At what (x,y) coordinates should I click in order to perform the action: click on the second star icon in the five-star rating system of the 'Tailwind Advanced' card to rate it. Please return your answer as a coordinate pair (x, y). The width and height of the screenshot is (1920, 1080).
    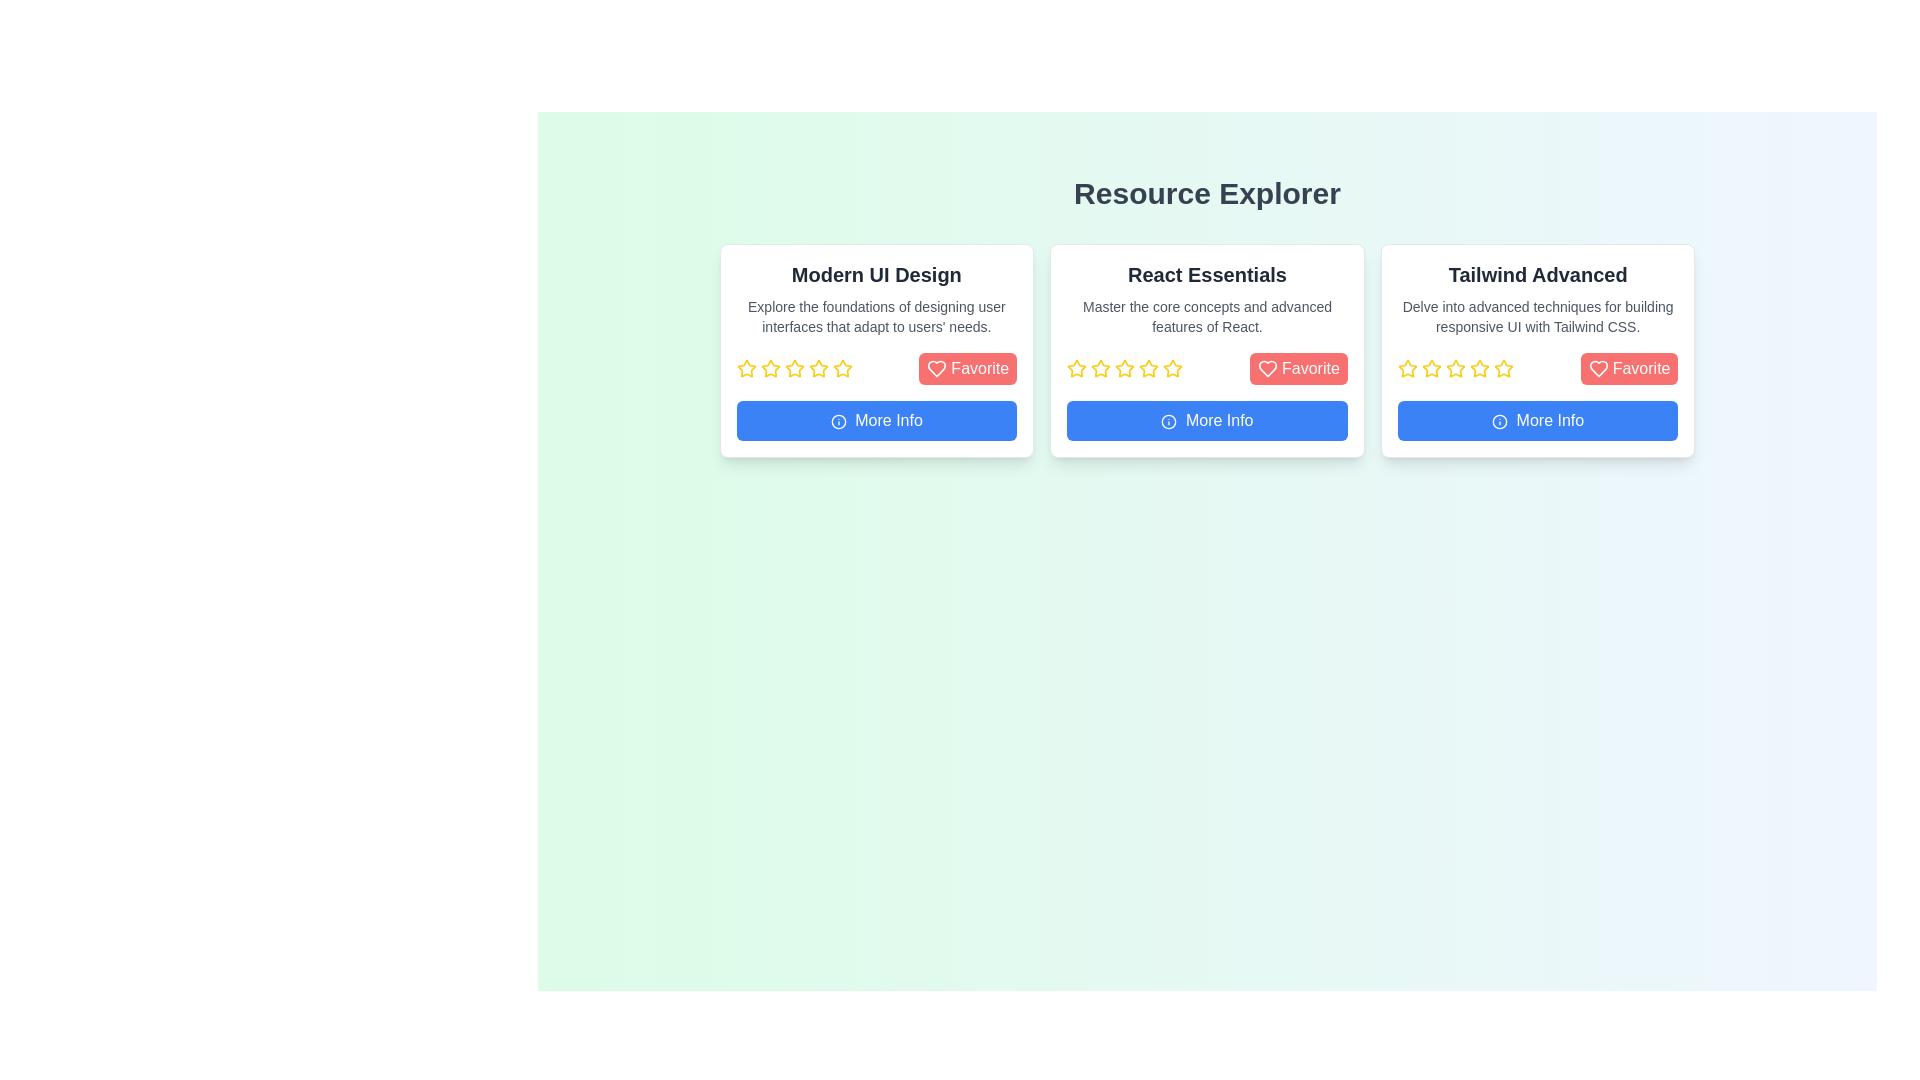
    Looking at the image, I should click on (1479, 368).